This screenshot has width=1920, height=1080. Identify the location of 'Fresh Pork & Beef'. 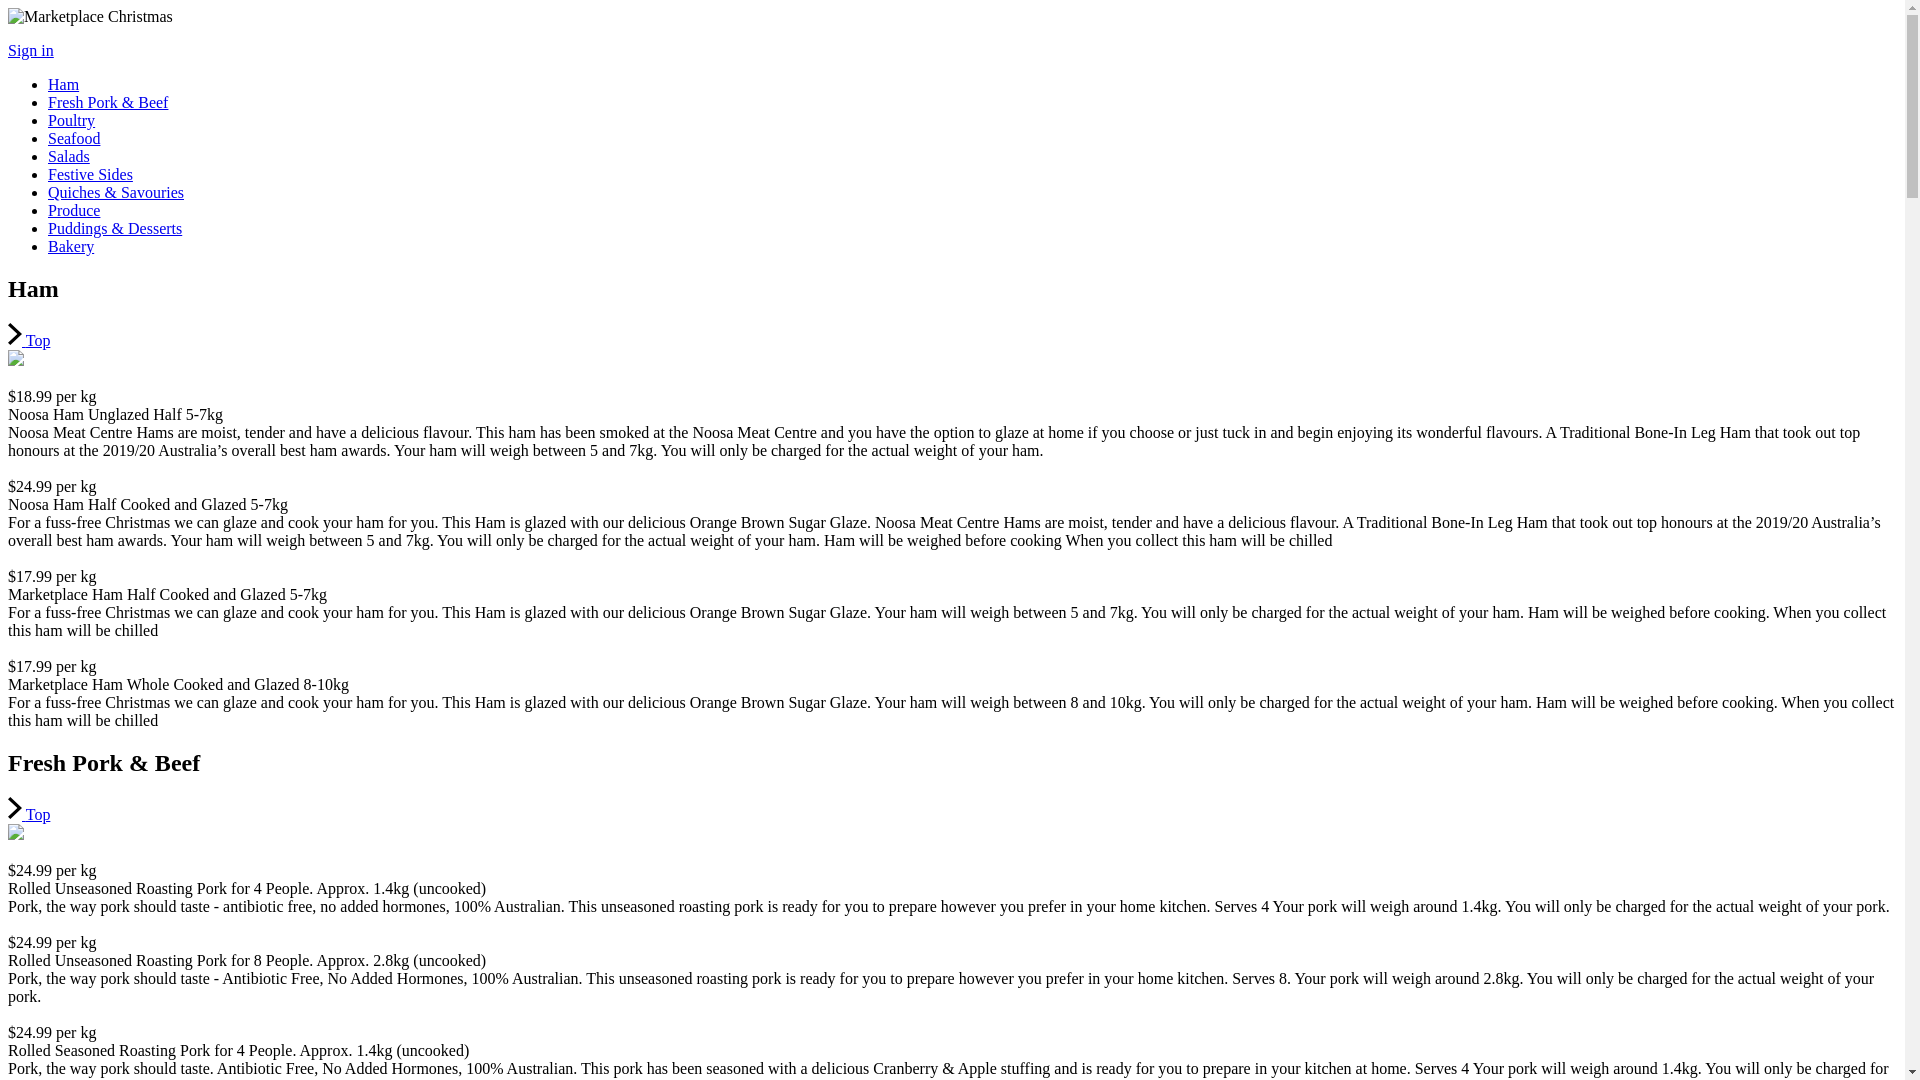
(106, 102).